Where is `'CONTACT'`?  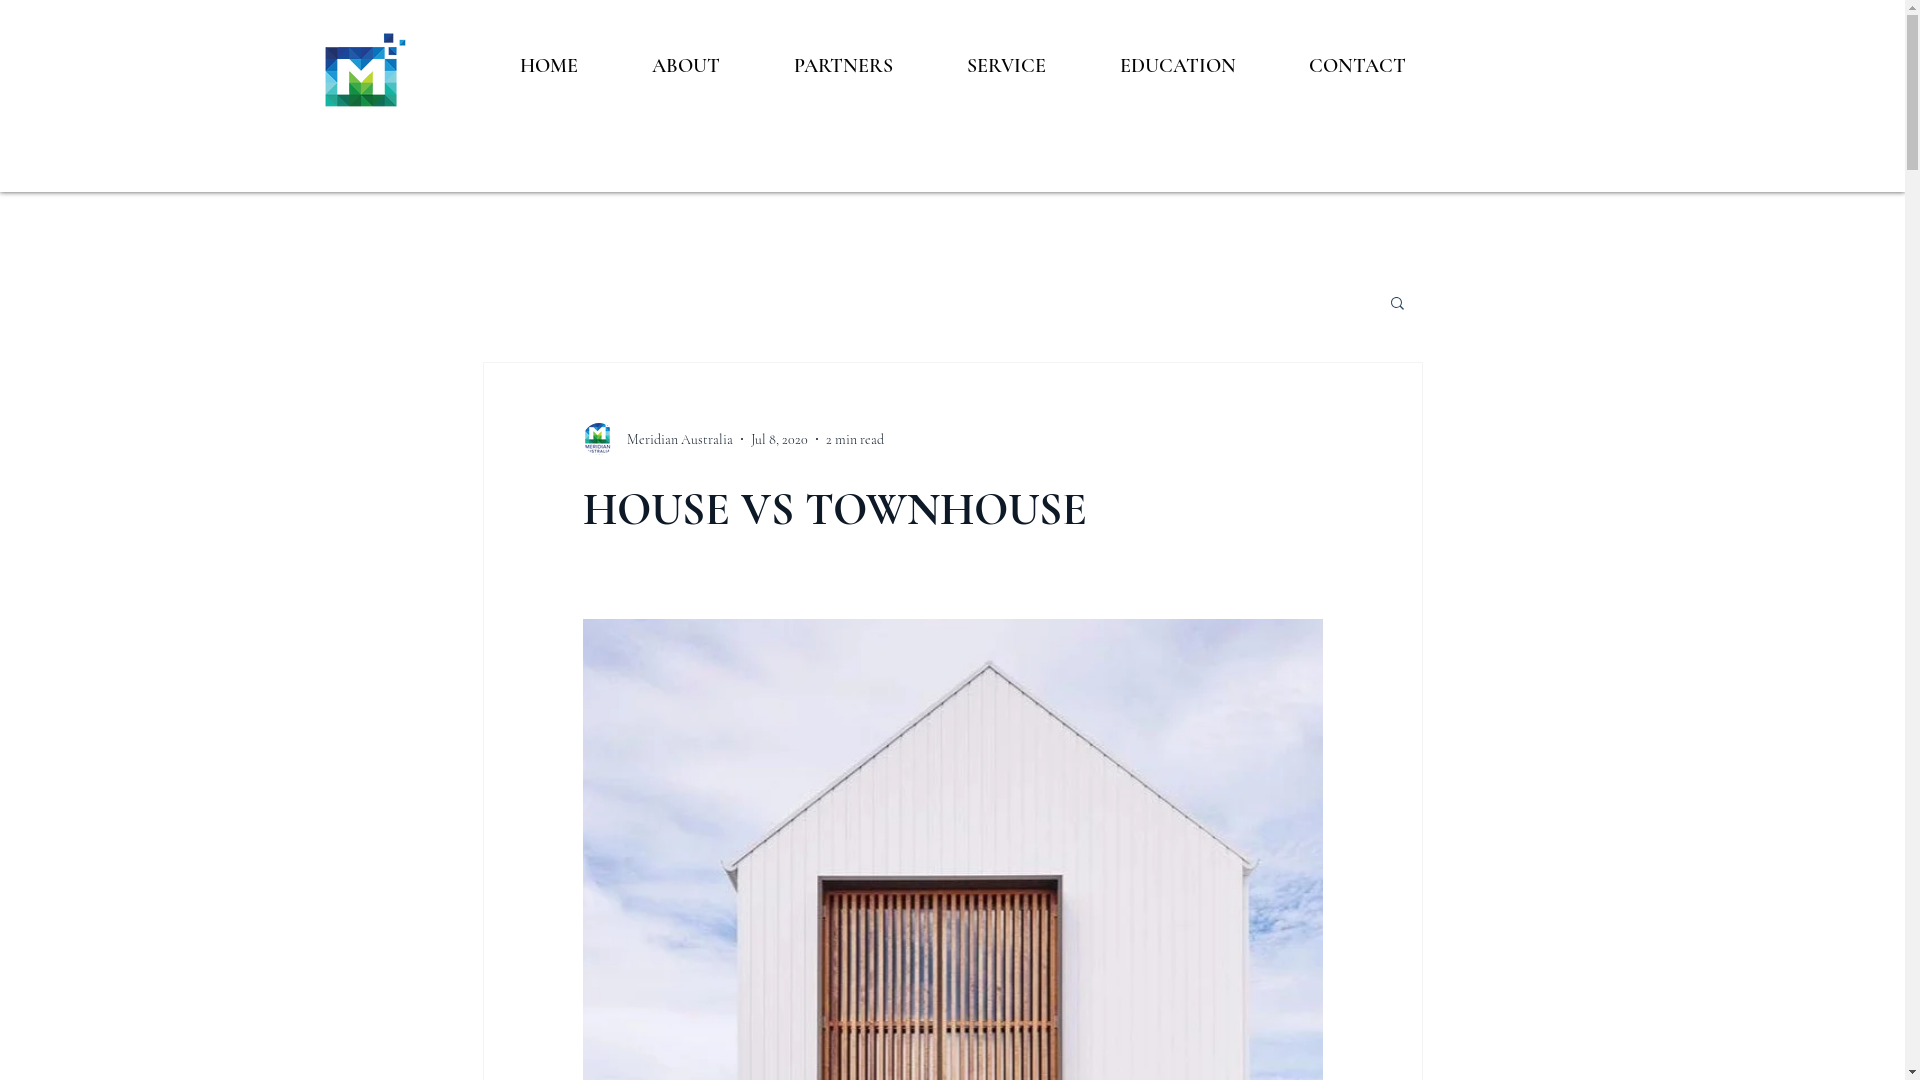
'CONTACT' is located at coordinates (1357, 56).